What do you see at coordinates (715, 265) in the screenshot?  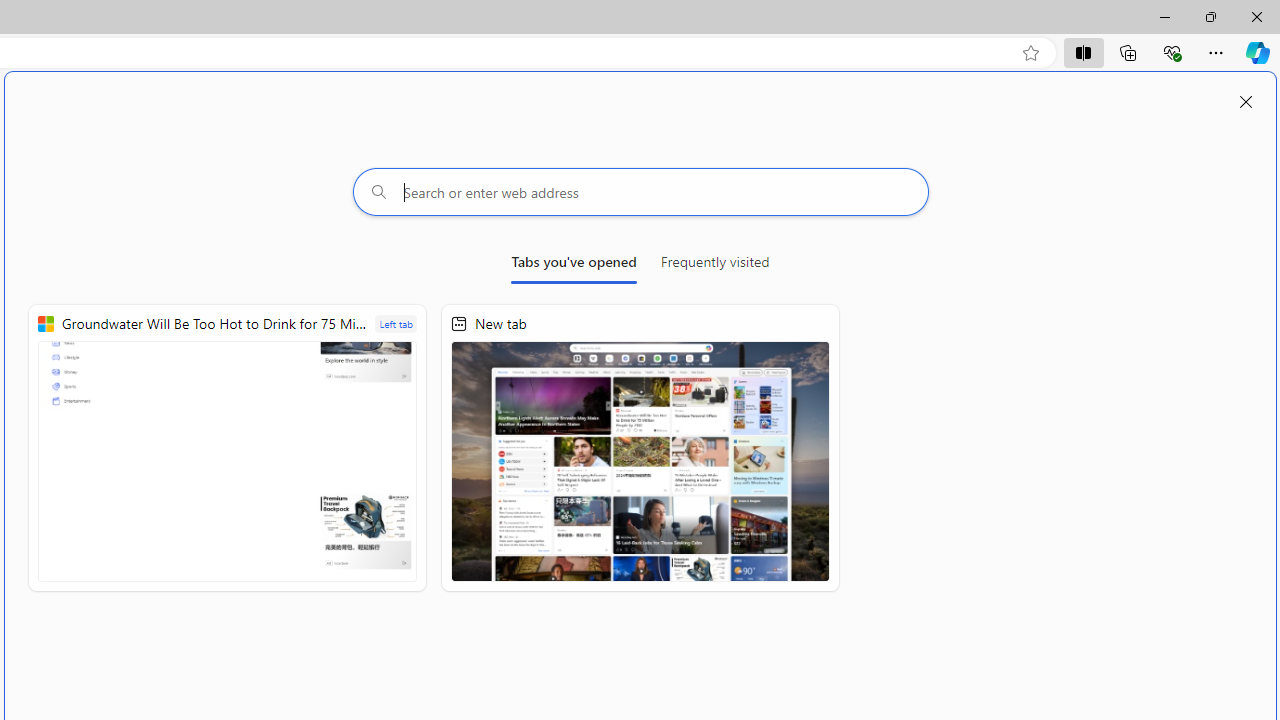 I see `'Frequently visited'` at bounding box center [715, 265].